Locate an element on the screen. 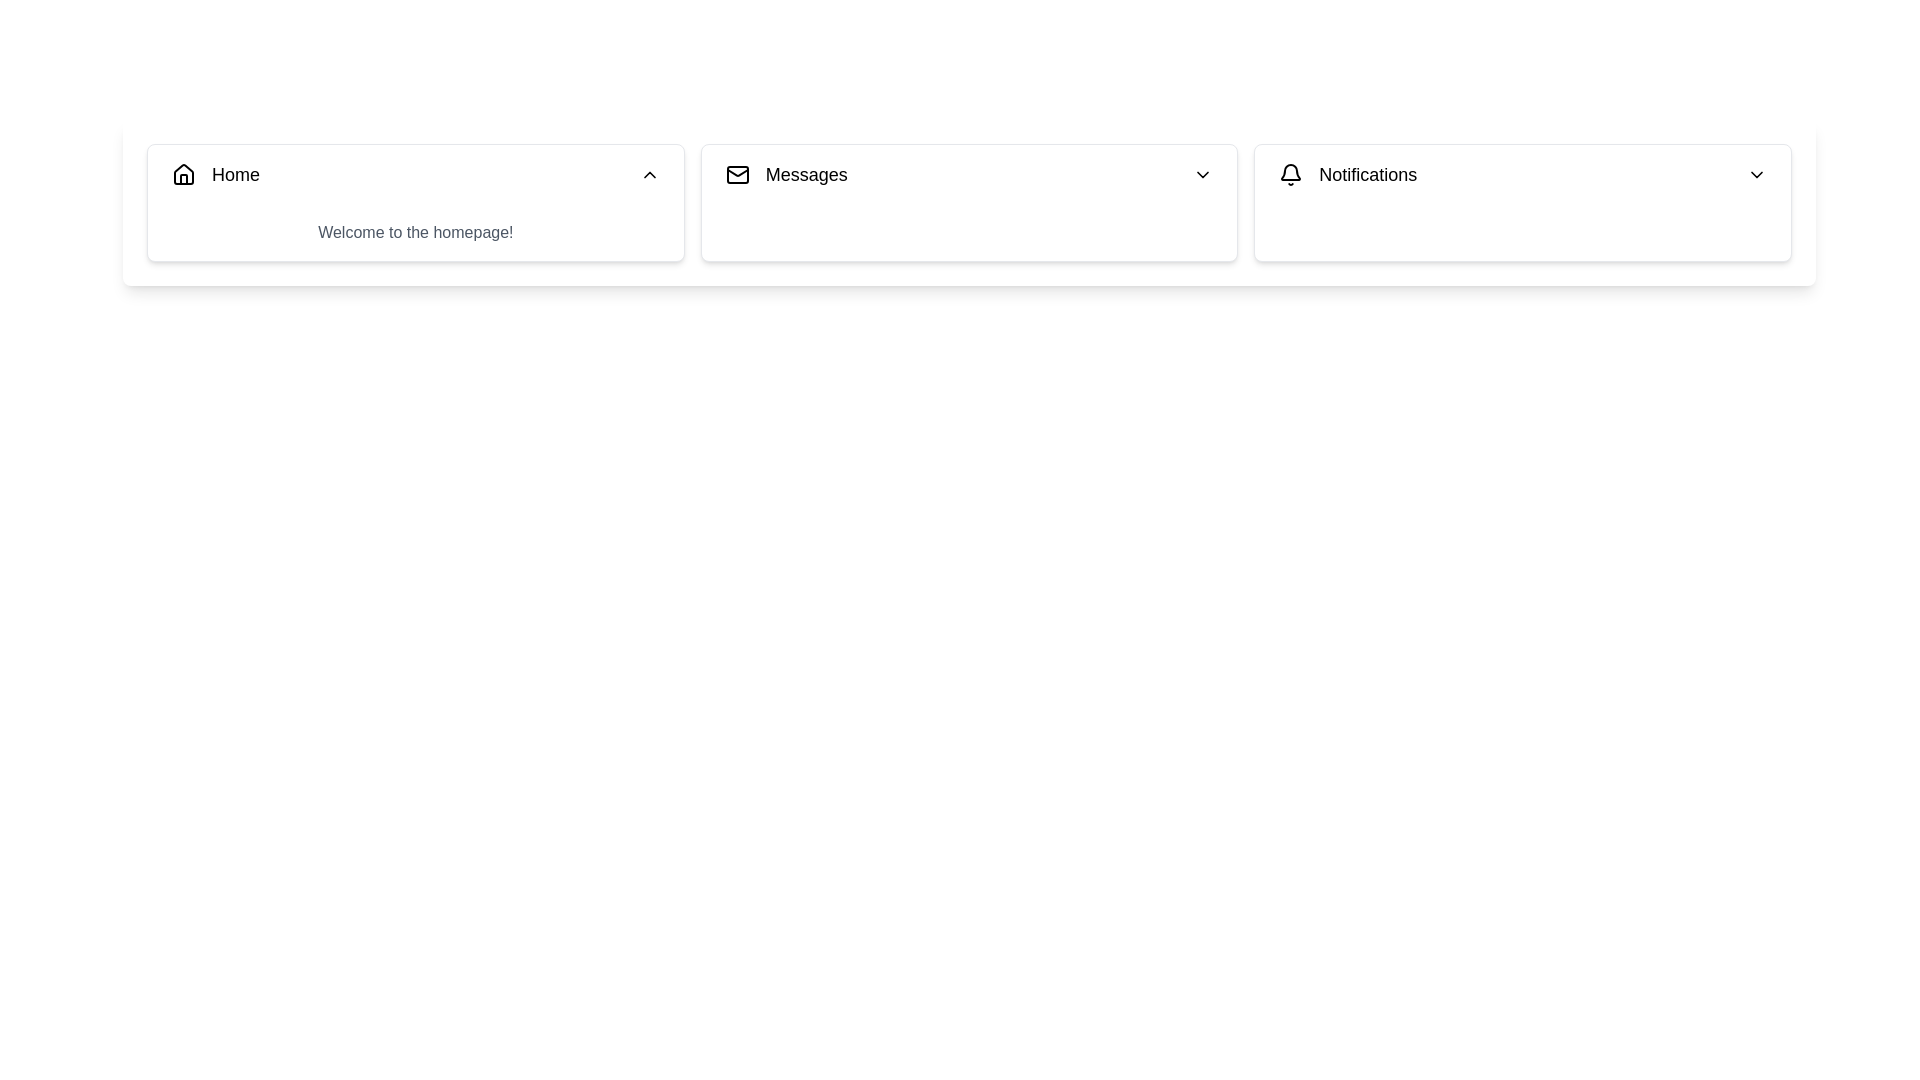  the downward chevron icon at the right end of the 'Messages' section is located at coordinates (1202, 173).